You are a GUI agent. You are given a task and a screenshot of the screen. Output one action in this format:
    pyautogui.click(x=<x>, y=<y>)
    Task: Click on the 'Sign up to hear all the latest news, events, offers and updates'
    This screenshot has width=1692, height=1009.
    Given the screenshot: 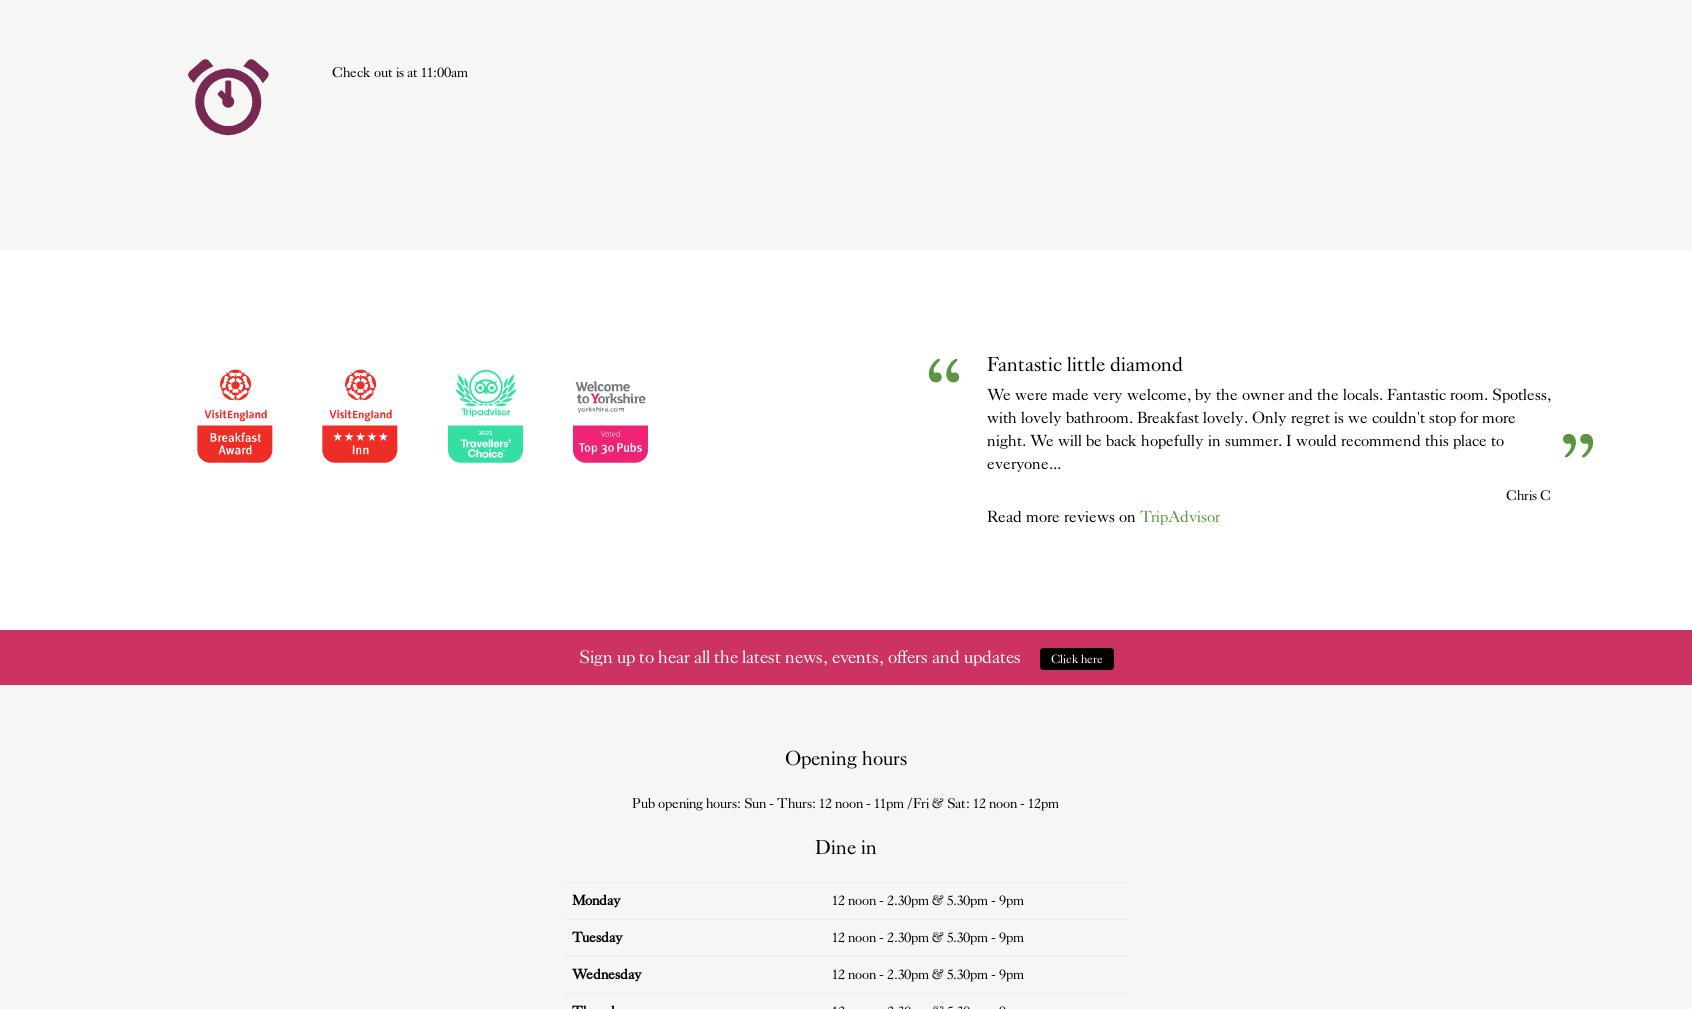 What is the action you would take?
    pyautogui.click(x=800, y=656)
    